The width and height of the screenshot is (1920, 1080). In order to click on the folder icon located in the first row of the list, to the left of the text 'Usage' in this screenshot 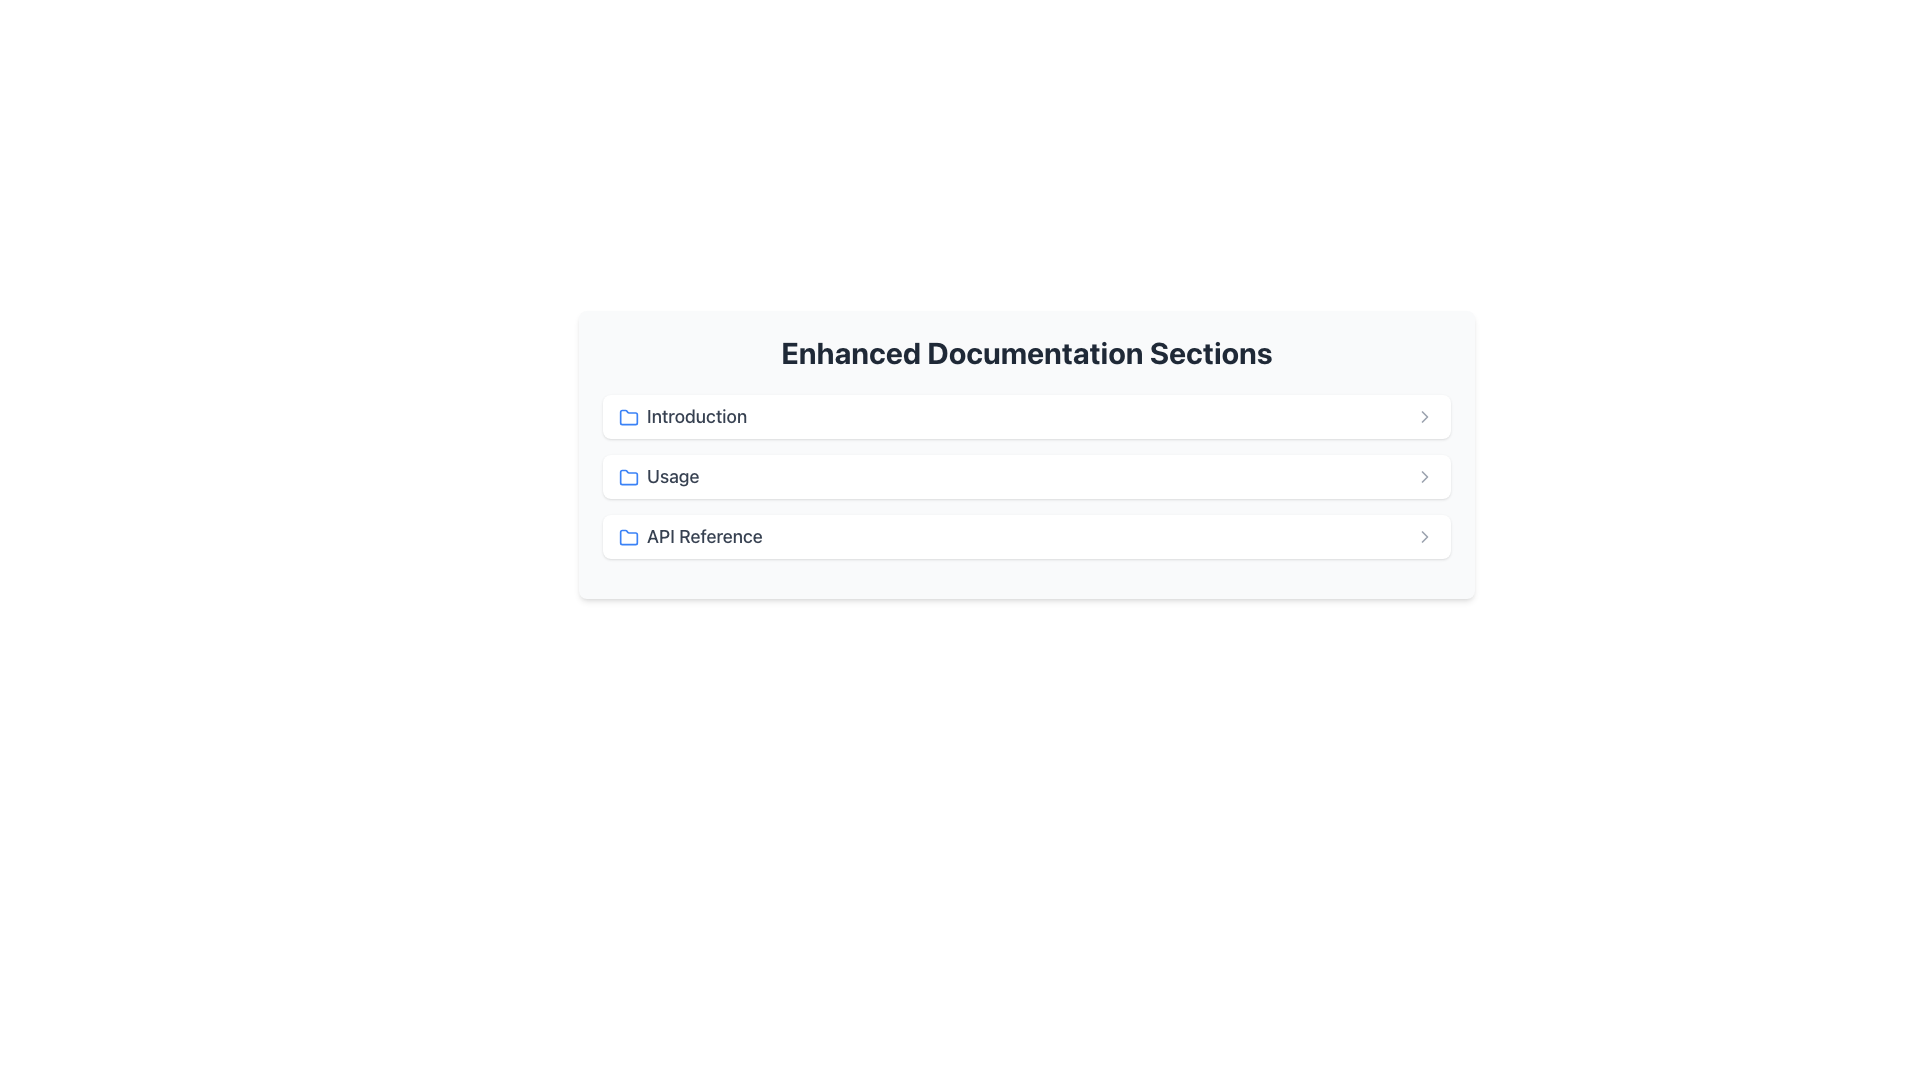, I will do `click(627, 415)`.